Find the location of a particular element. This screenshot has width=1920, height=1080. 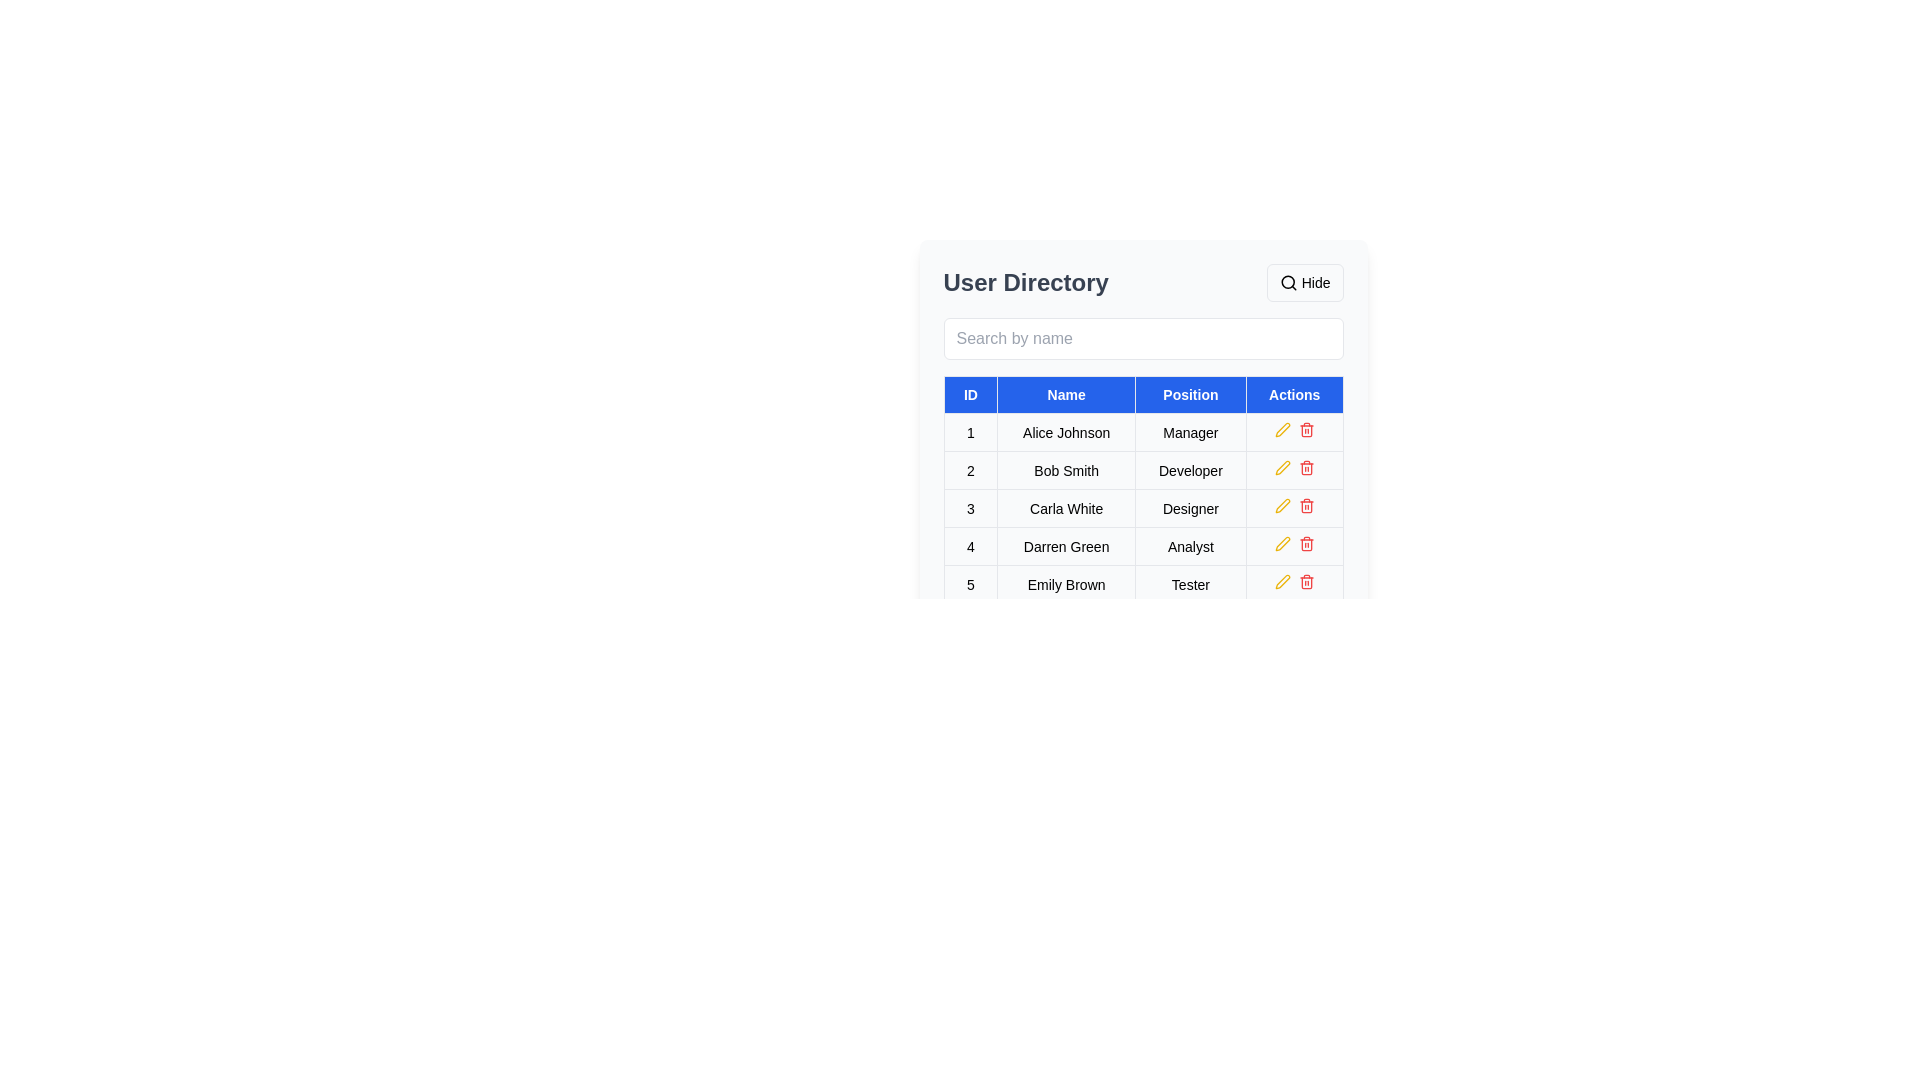

the text label that signifies the unique identifier '5' for the respective row entry, located in the first column of the last row in a table-like layout, preceding the text 'Emily Brown' is located at coordinates (970, 584).